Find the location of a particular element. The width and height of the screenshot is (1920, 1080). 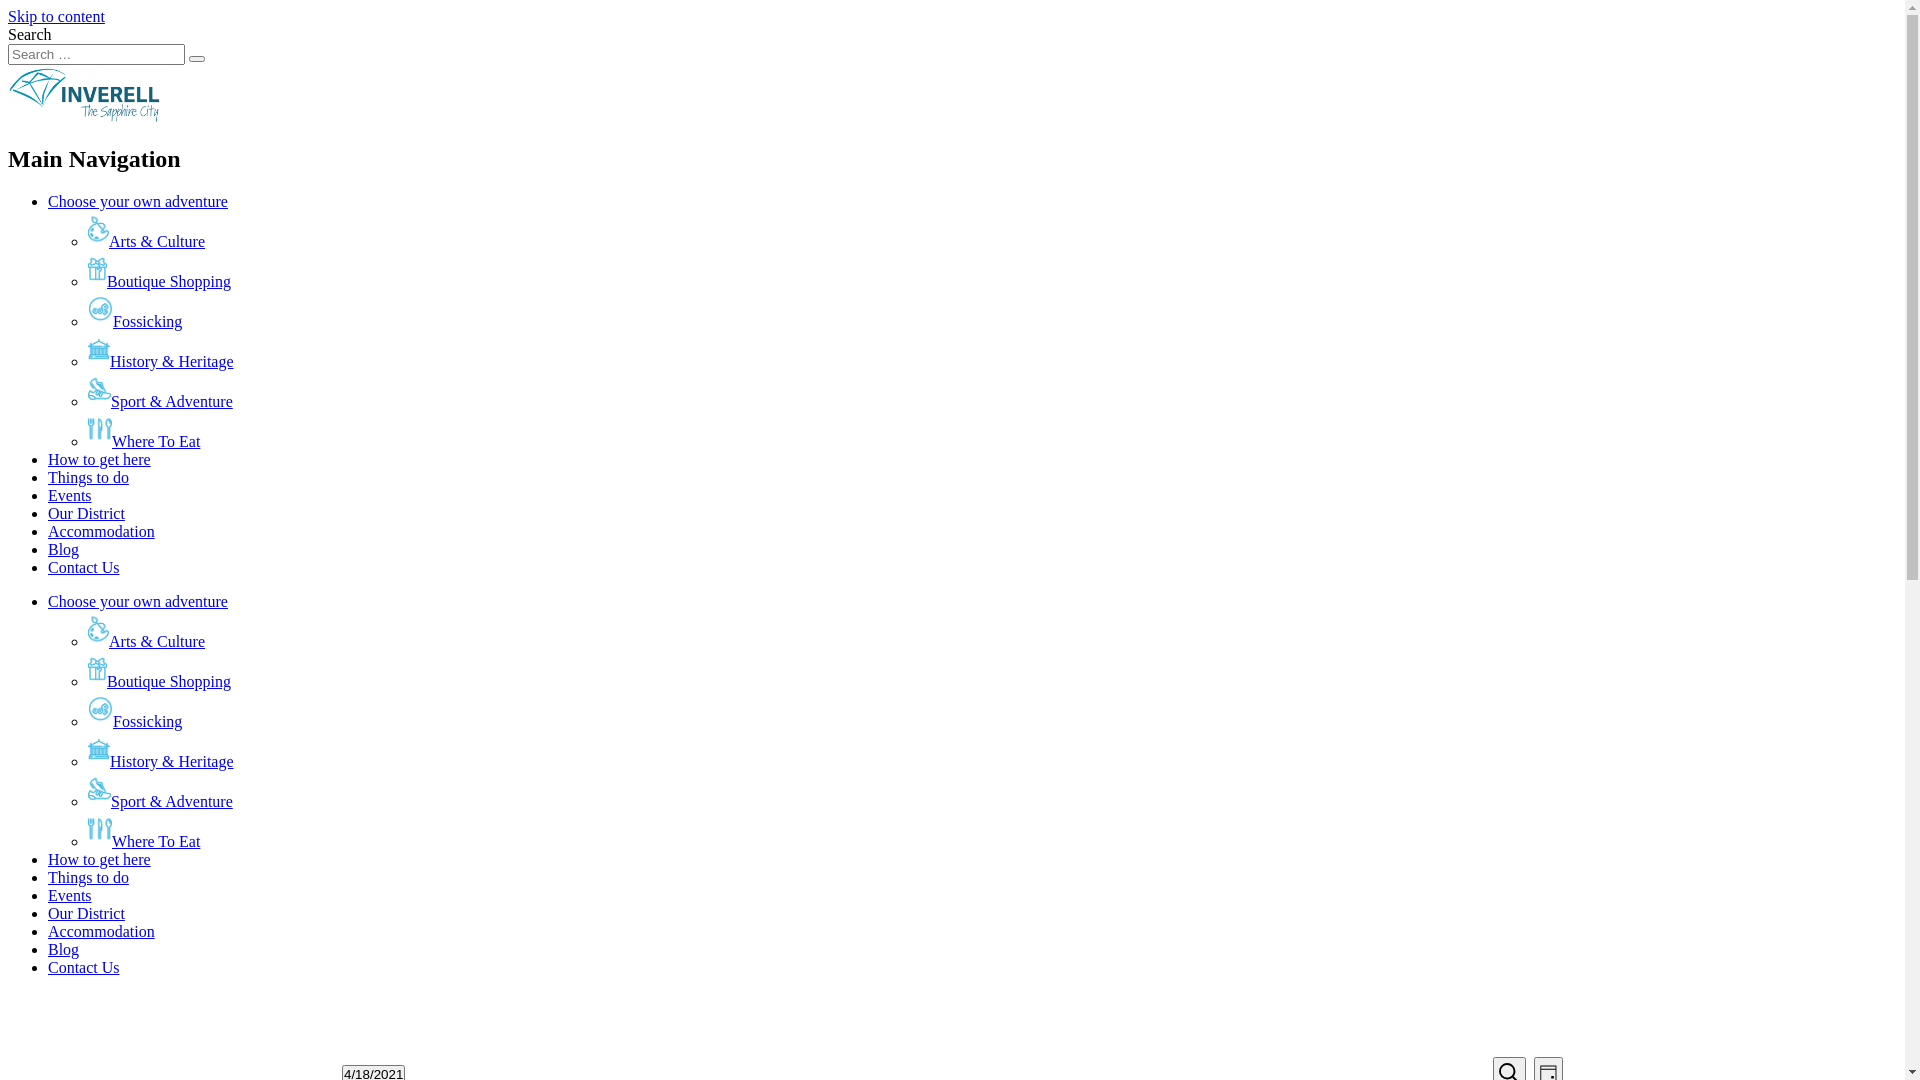

'How to get here' is located at coordinates (98, 858).